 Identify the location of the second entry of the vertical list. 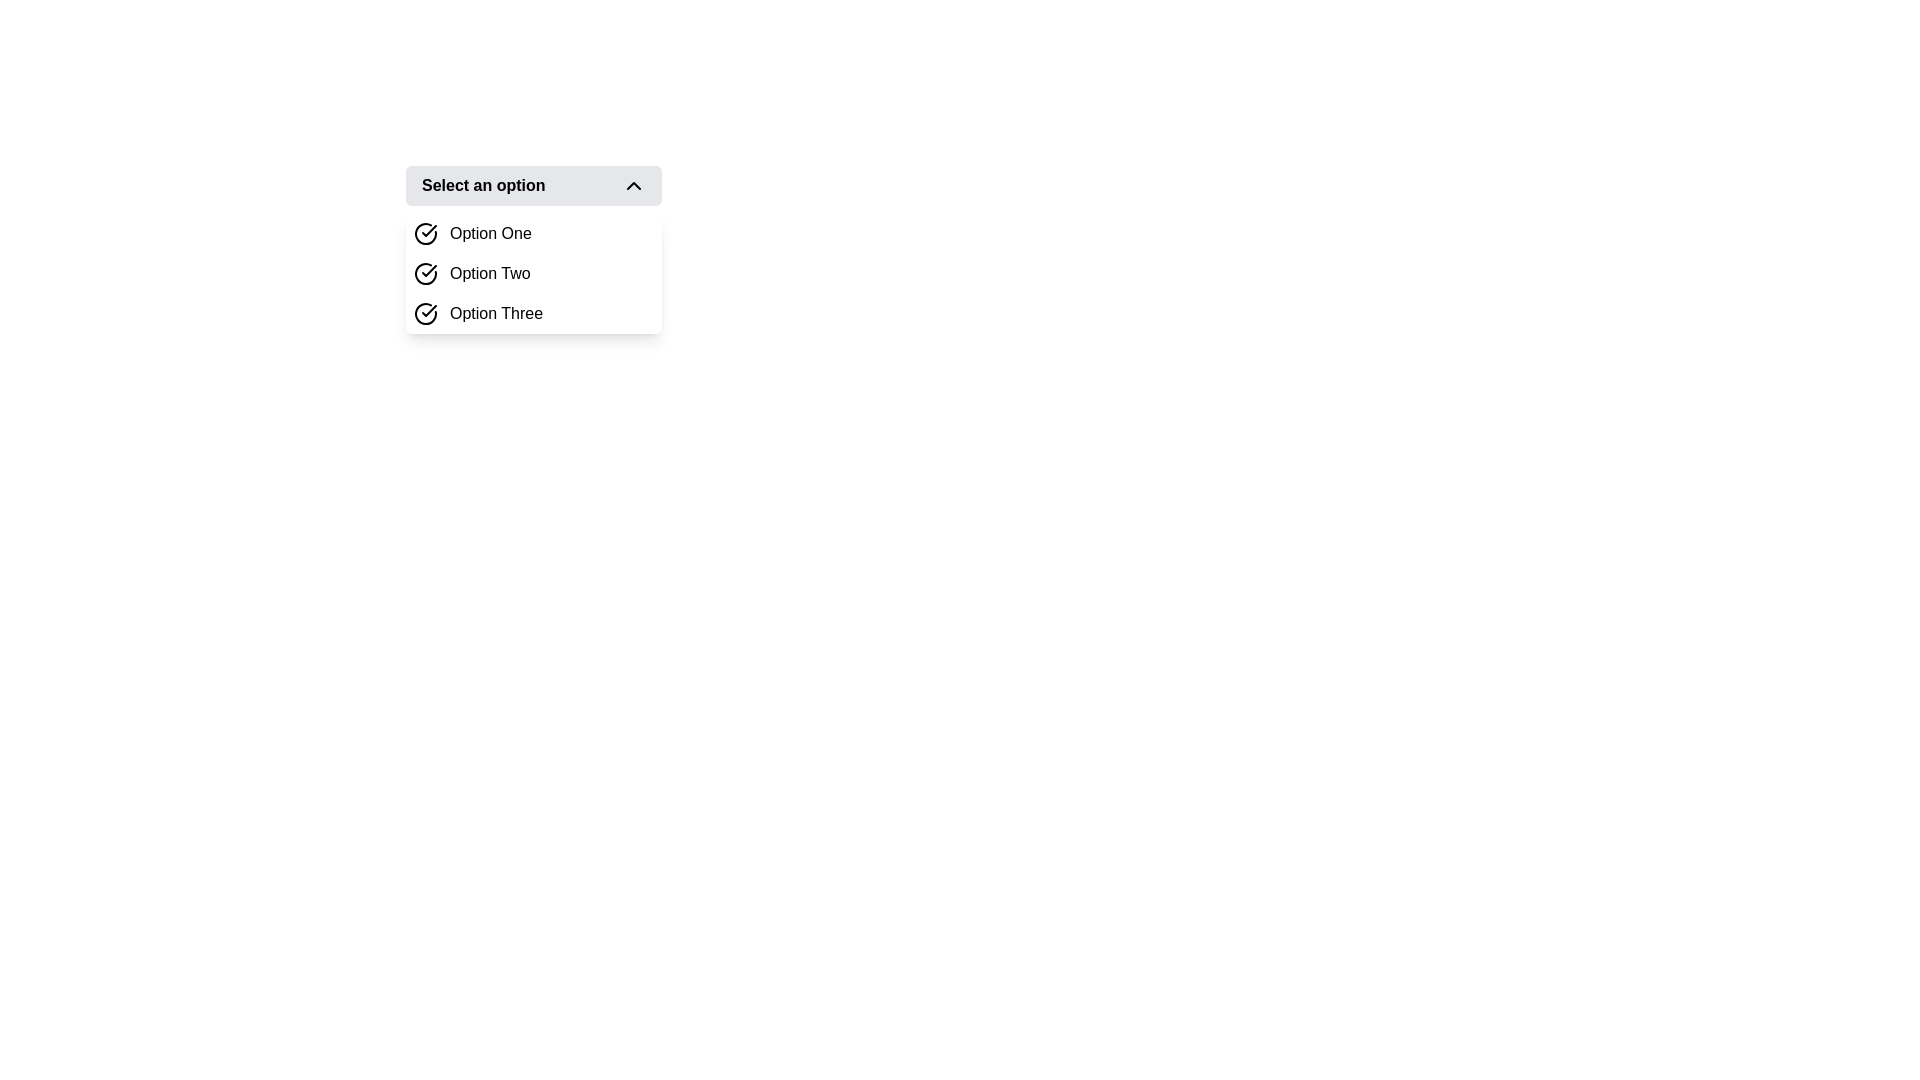
(533, 273).